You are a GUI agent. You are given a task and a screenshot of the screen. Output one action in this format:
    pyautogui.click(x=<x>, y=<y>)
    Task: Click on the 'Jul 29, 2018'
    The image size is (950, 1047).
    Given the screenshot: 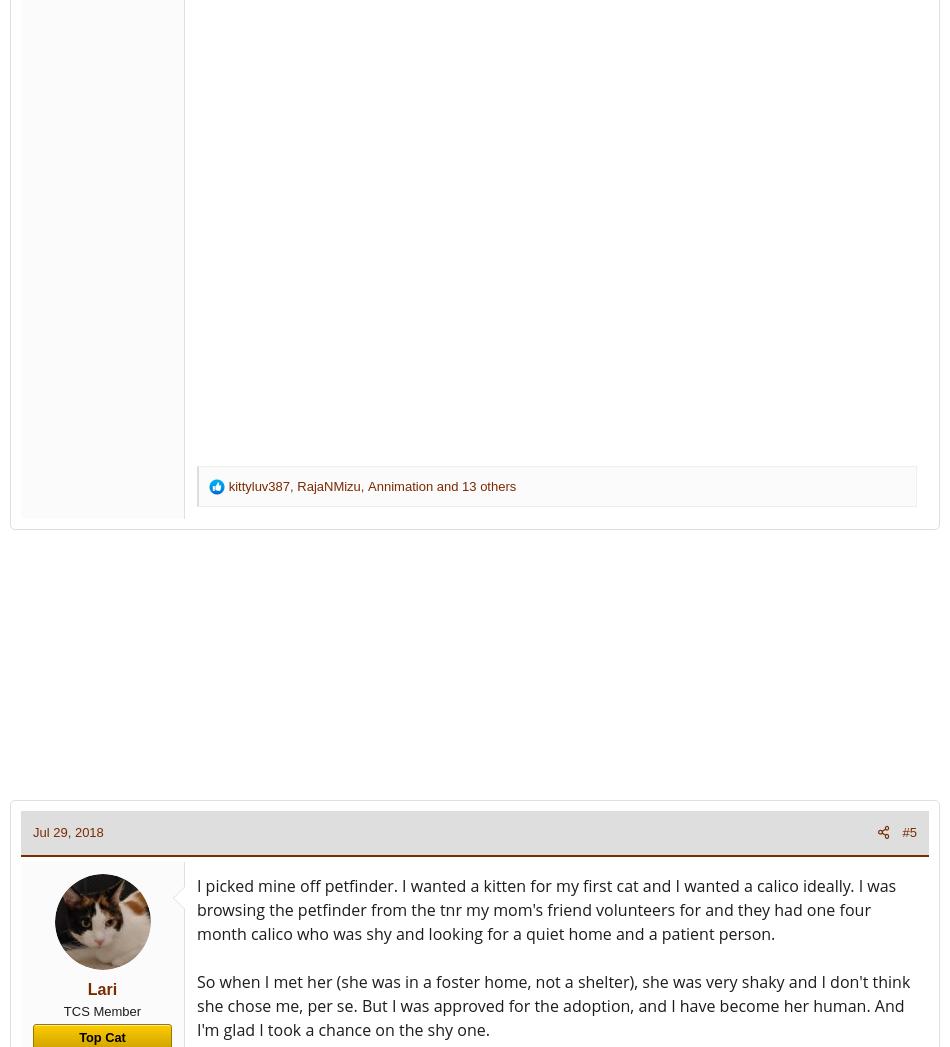 What is the action you would take?
    pyautogui.click(x=68, y=832)
    